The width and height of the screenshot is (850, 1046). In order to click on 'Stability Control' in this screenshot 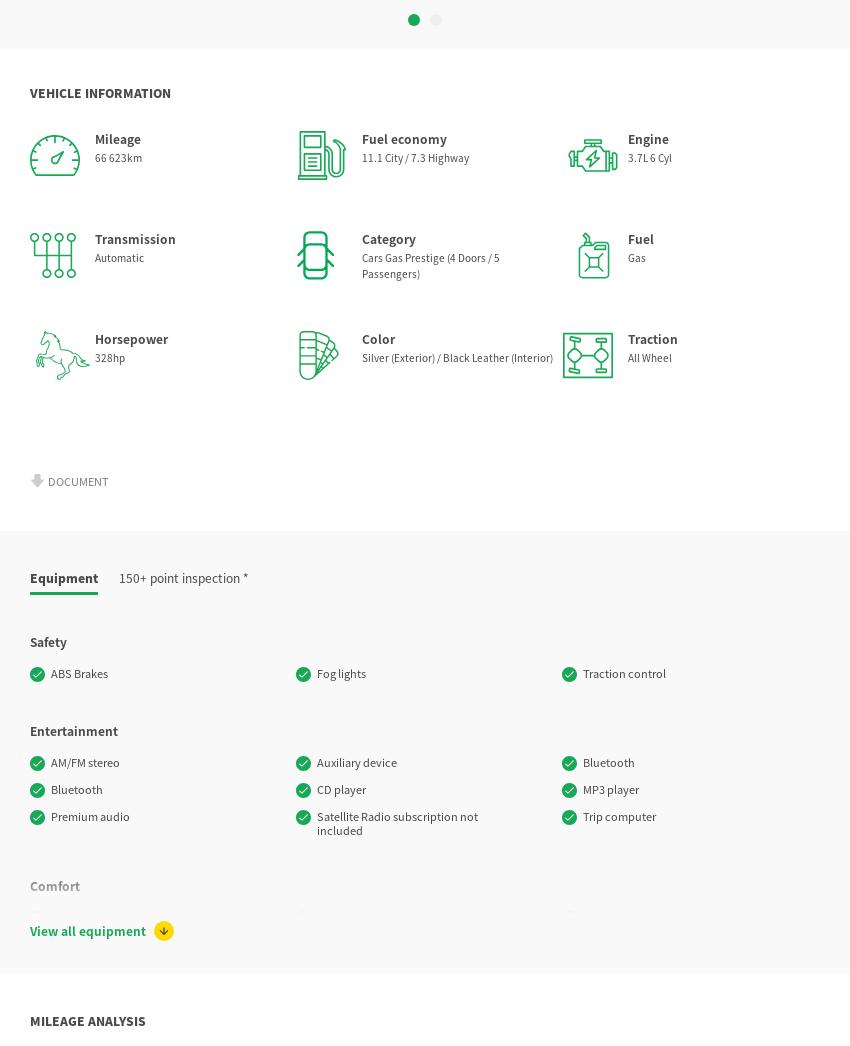, I will do `click(51, 815)`.